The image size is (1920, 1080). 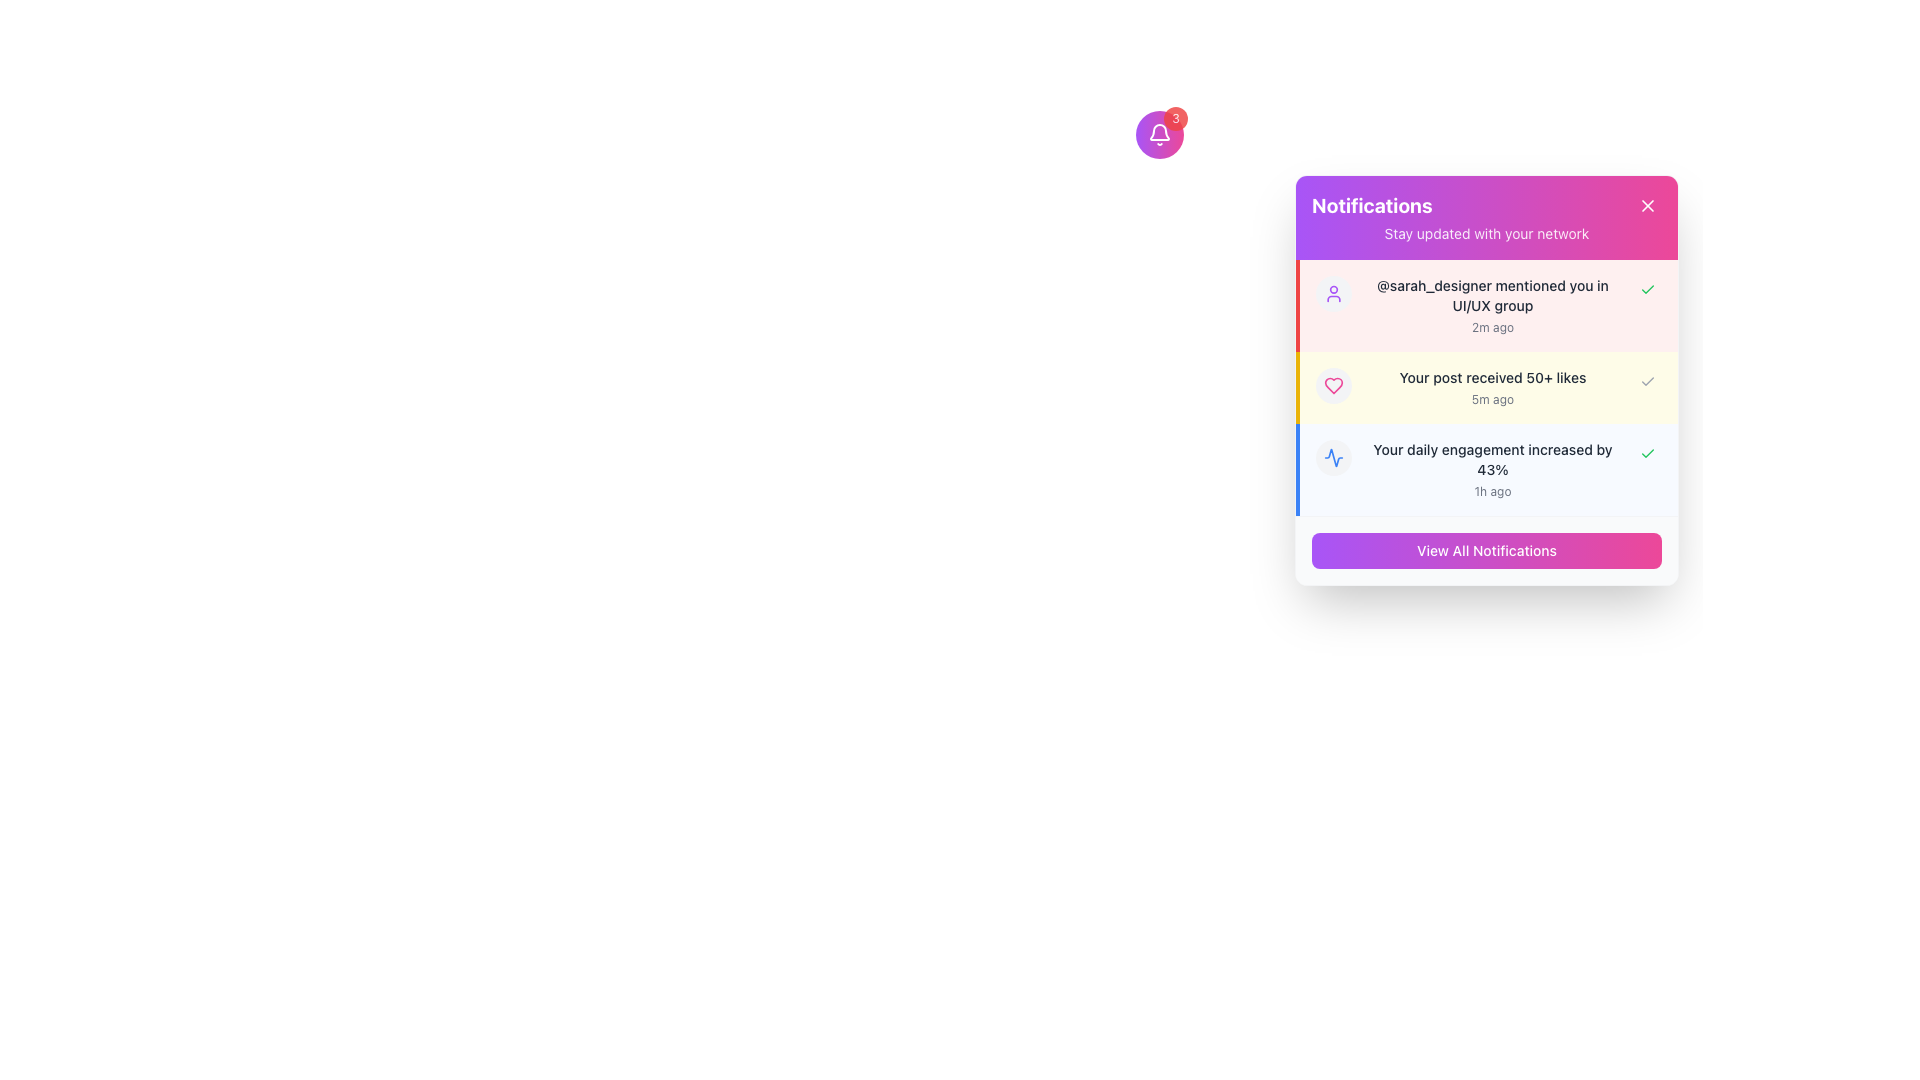 What do you see at coordinates (1487, 470) in the screenshot?
I see `the Notification card element that has a light blue background, a bold text stating 'Your daily engagement increased by 43%', and is located at the bottom of the notifications panel` at bounding box center [1487, 470].